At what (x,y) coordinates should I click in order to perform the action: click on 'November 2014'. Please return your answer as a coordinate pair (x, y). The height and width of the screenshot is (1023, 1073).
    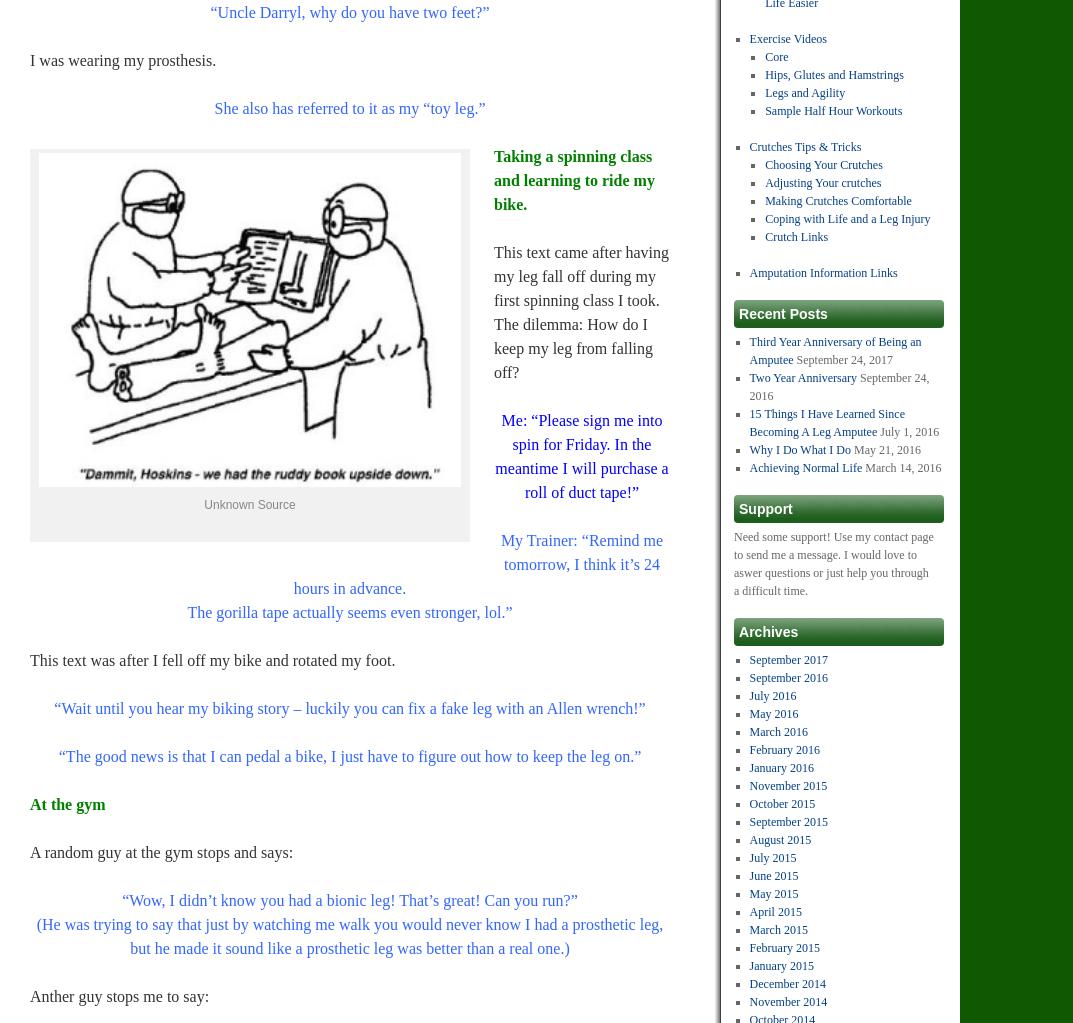
    Looking at the image, I should click on (788, 1001).